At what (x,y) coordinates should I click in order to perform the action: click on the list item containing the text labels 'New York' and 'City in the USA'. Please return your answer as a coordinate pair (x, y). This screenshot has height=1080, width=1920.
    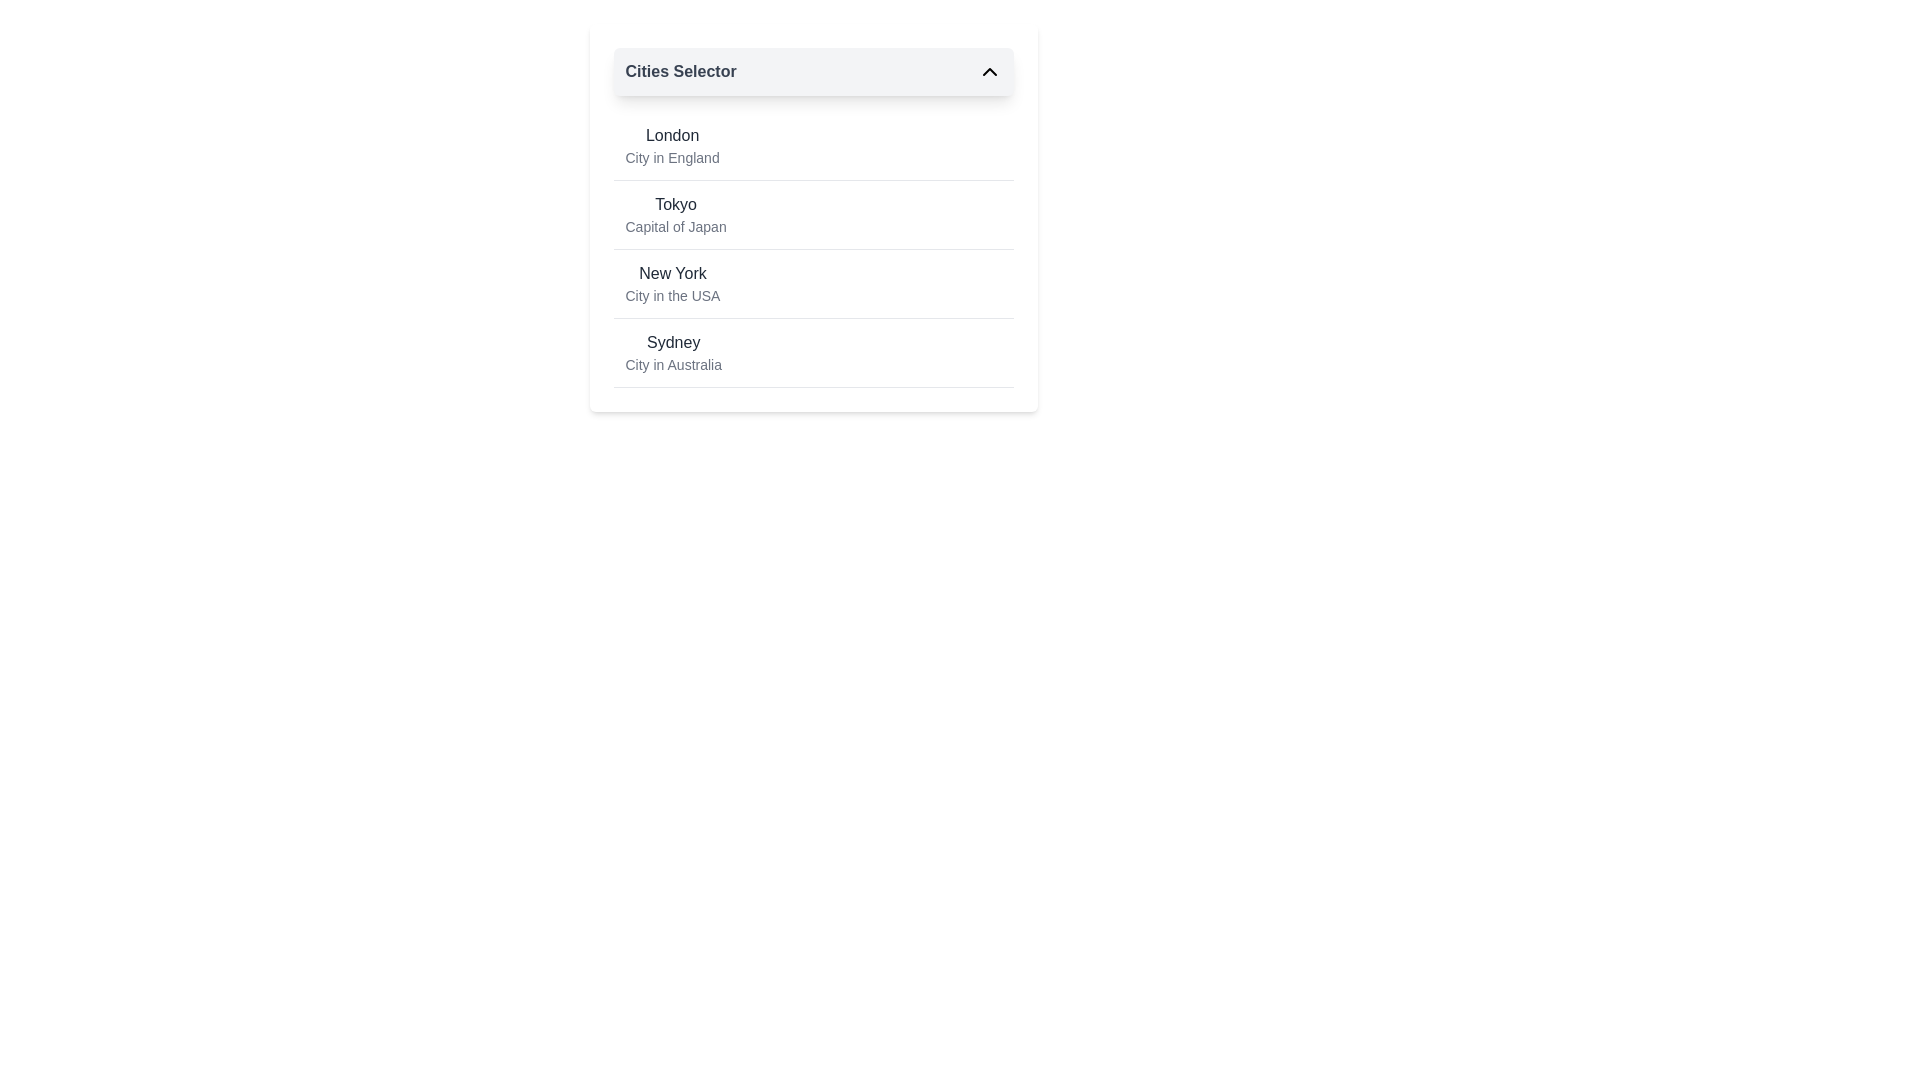
    Looking at the image, I should click on (672, 284).